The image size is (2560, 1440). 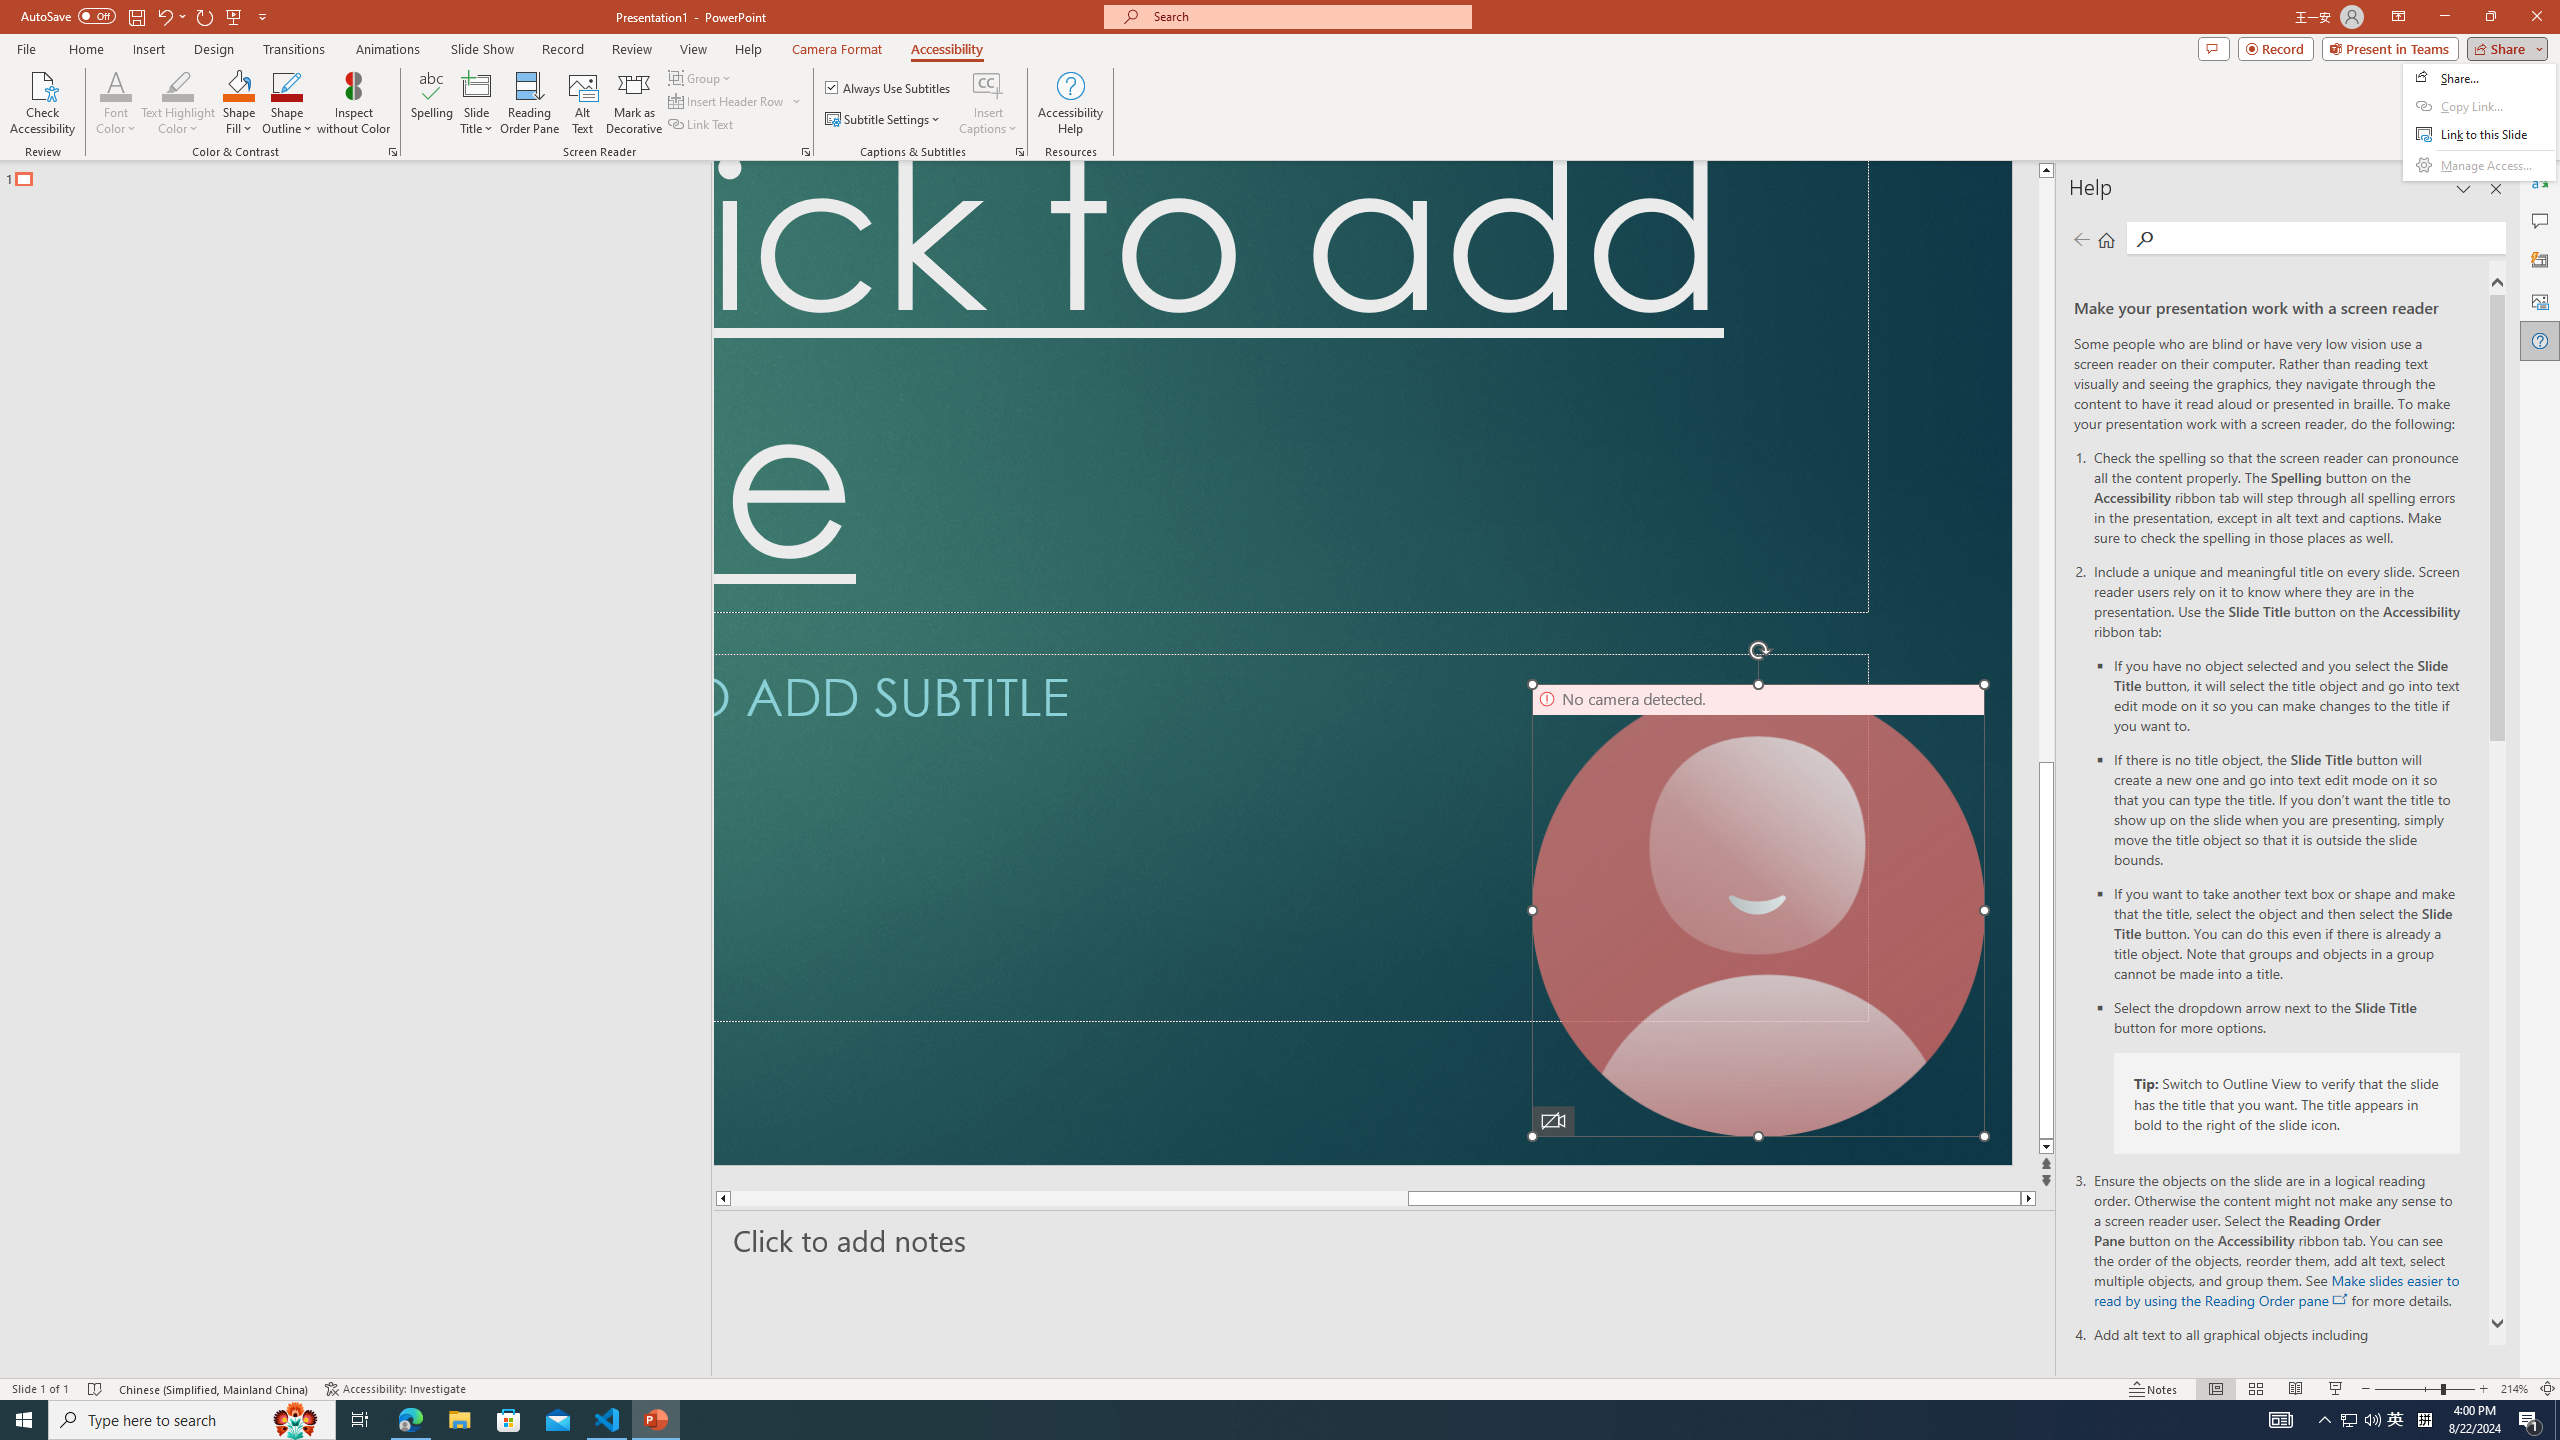 What do you see at coordinates (530, 103) in the screenshot?
I see `'Reading Order Pane'` at bounding box center [530, 103].